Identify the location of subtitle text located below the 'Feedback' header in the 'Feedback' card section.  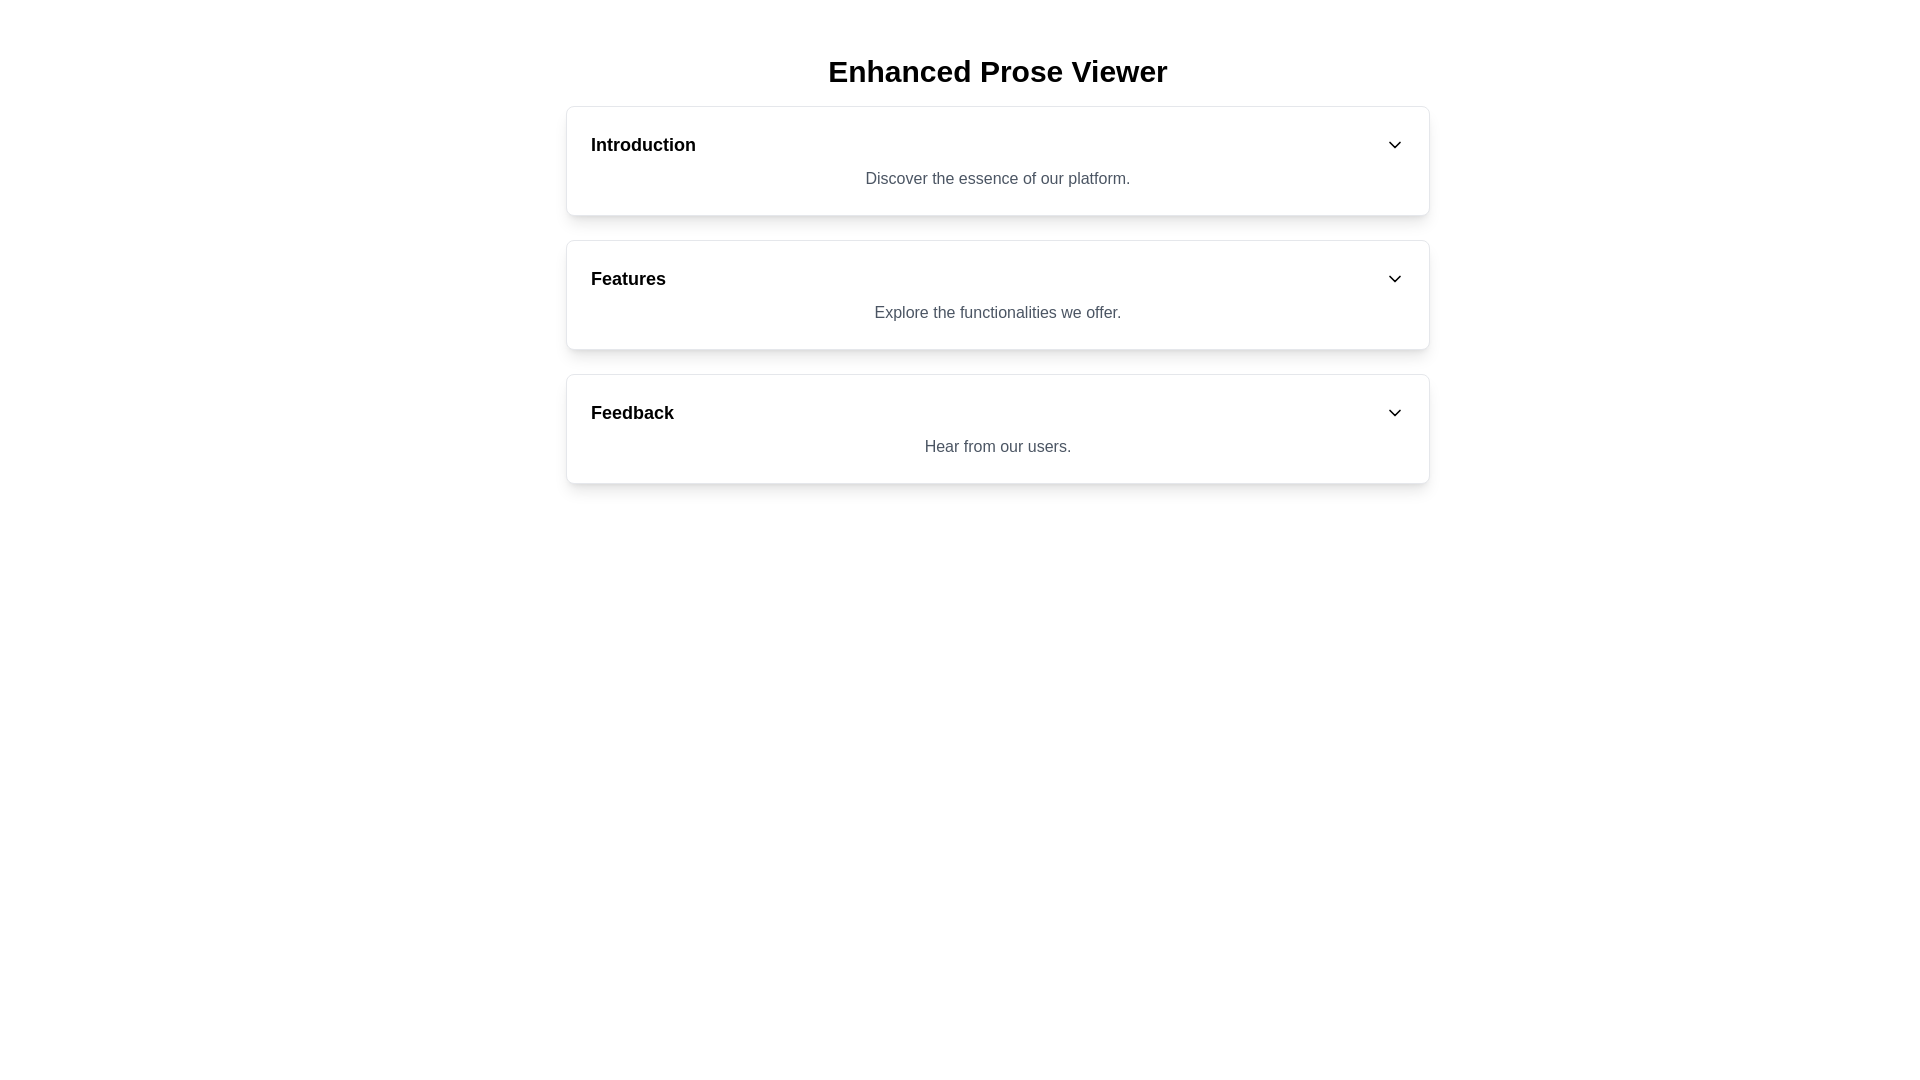
(998, 446).